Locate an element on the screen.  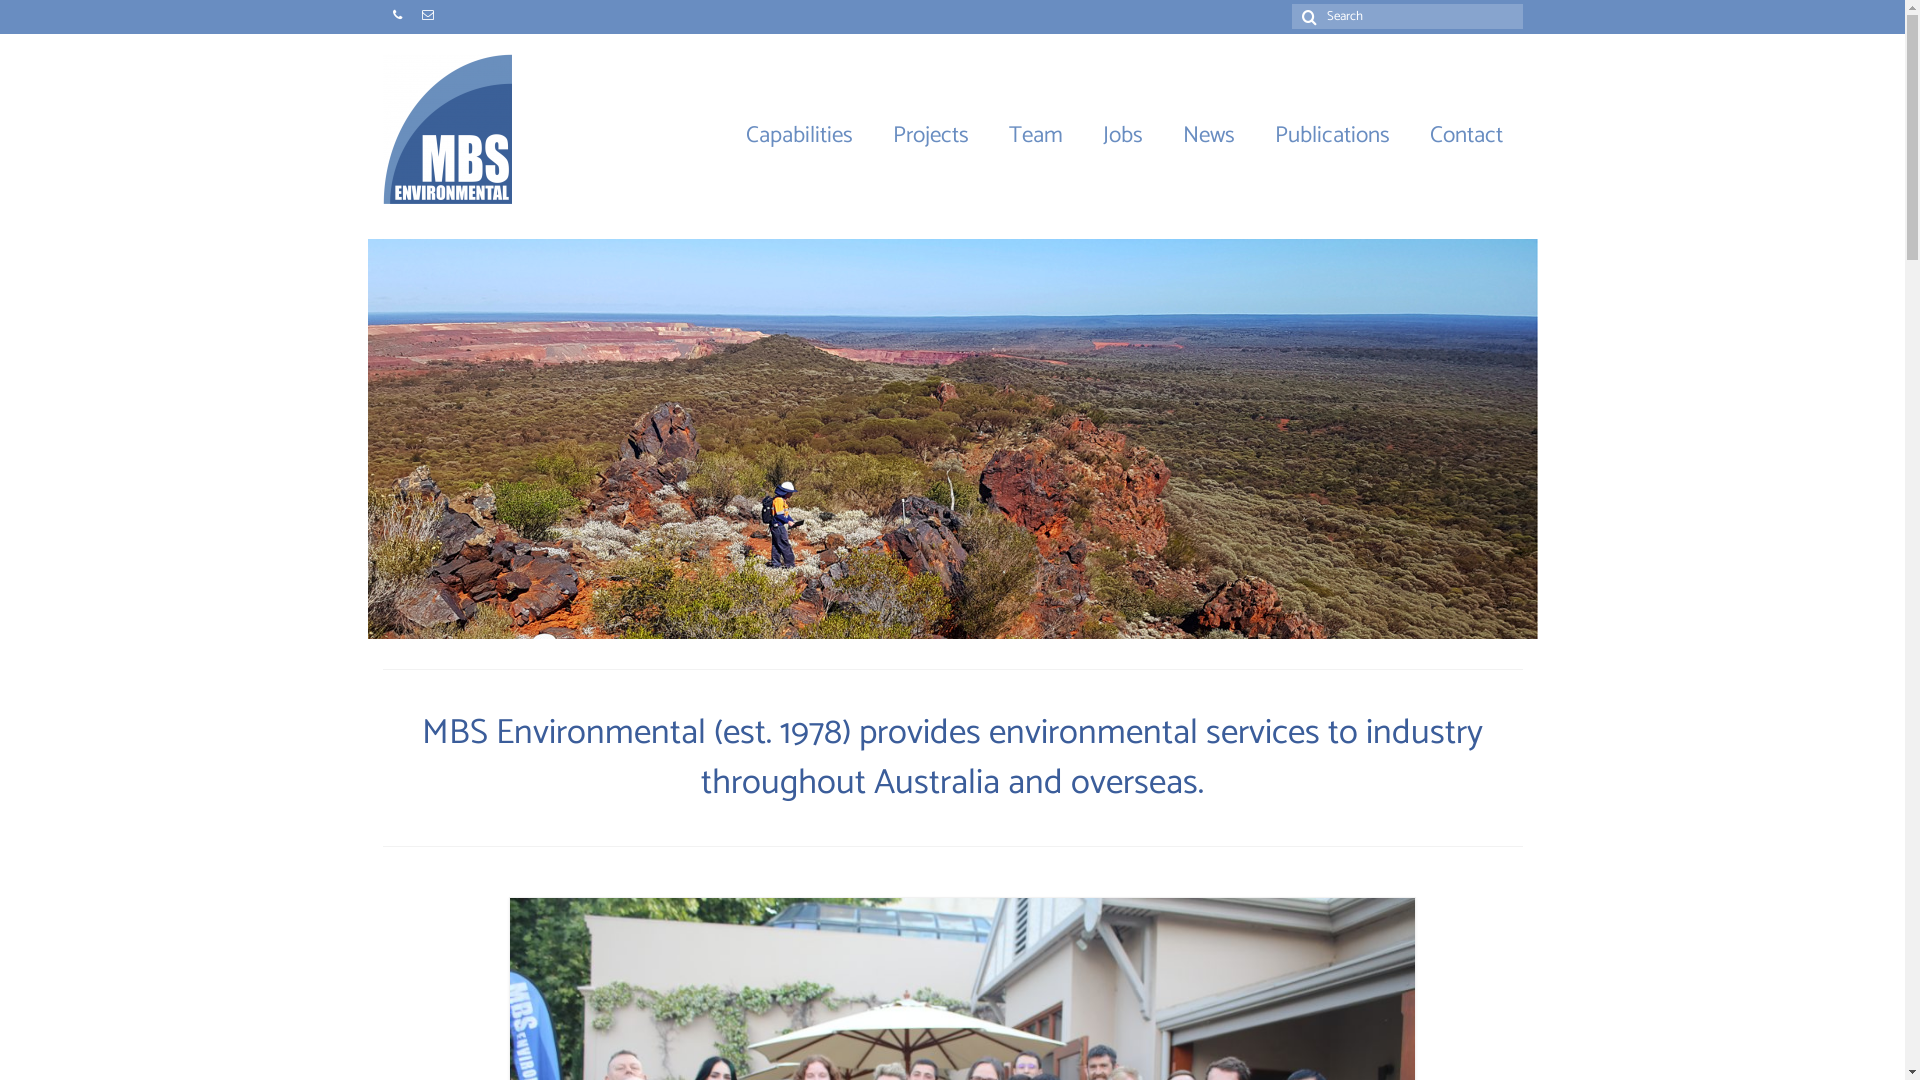
'News' is located at coordinates (1161, 135).